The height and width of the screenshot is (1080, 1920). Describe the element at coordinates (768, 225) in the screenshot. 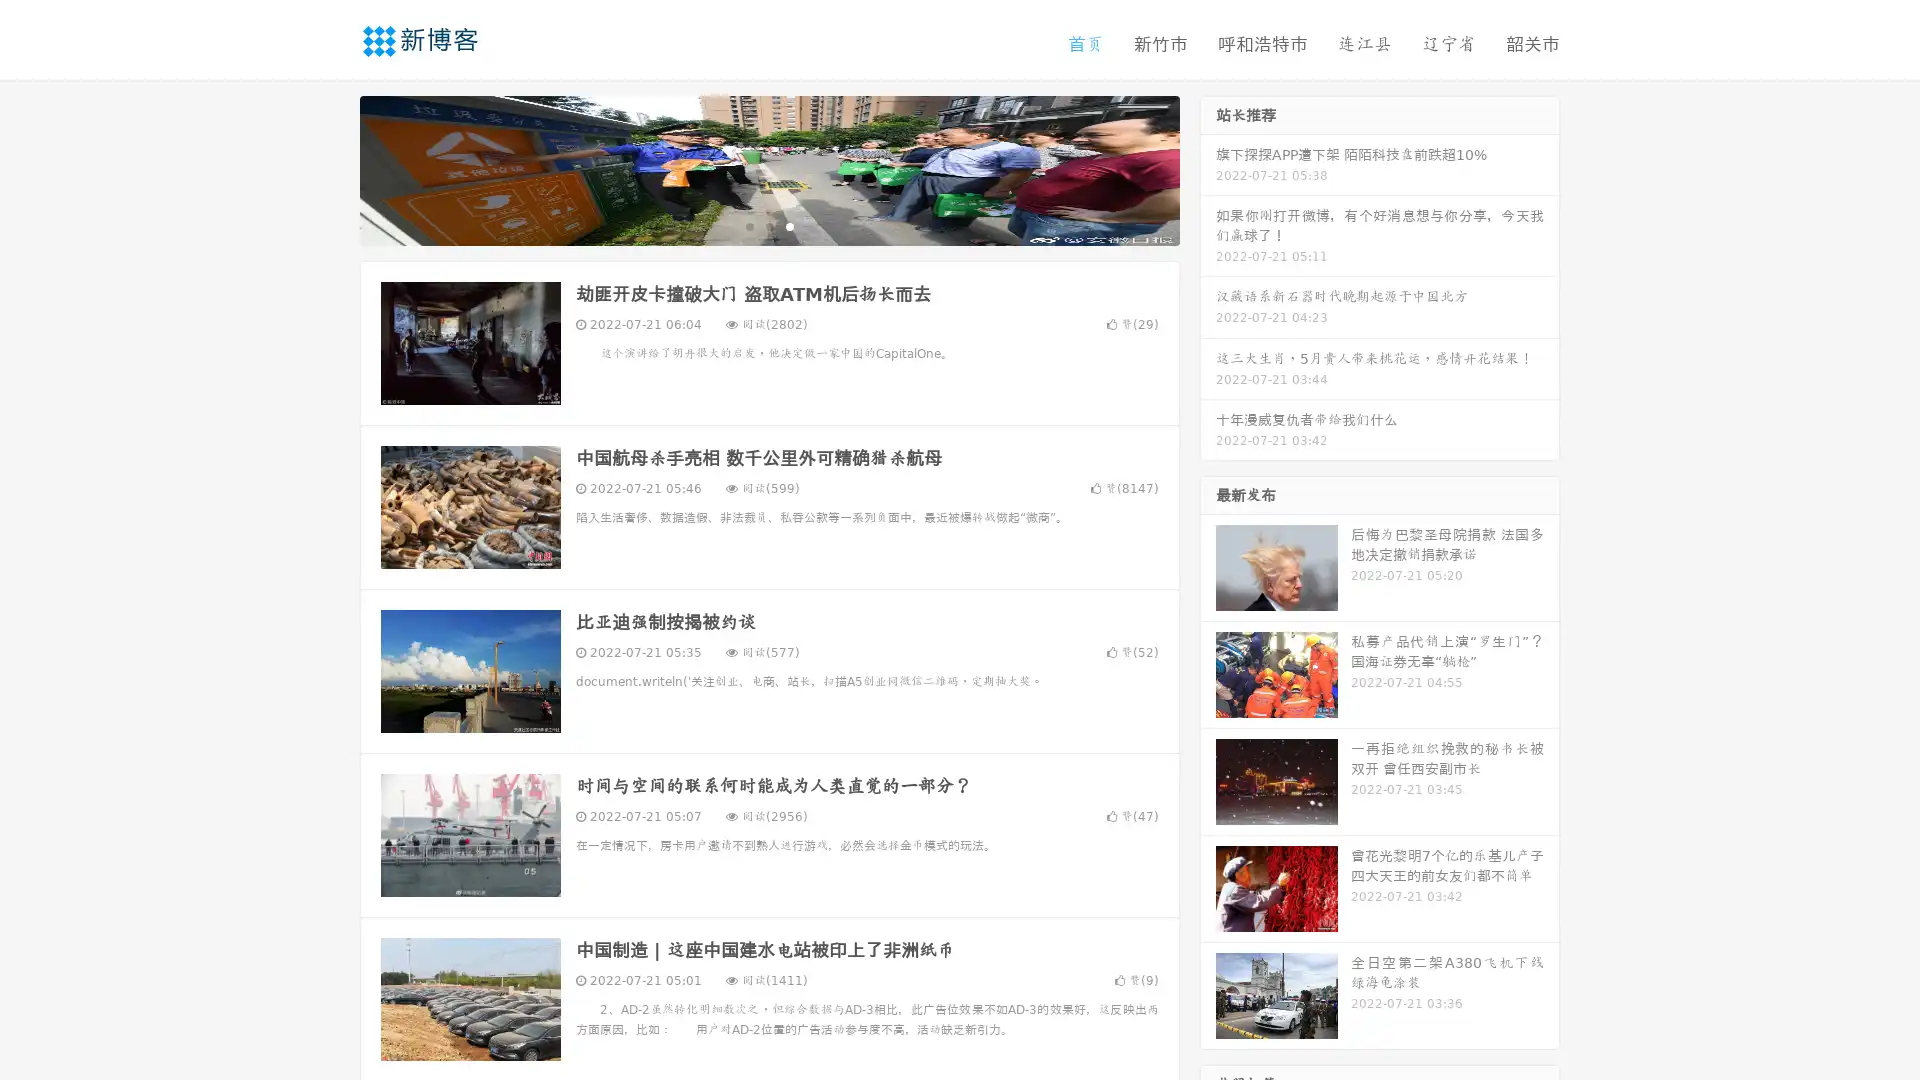

I see `Go to slide 2` at that location.